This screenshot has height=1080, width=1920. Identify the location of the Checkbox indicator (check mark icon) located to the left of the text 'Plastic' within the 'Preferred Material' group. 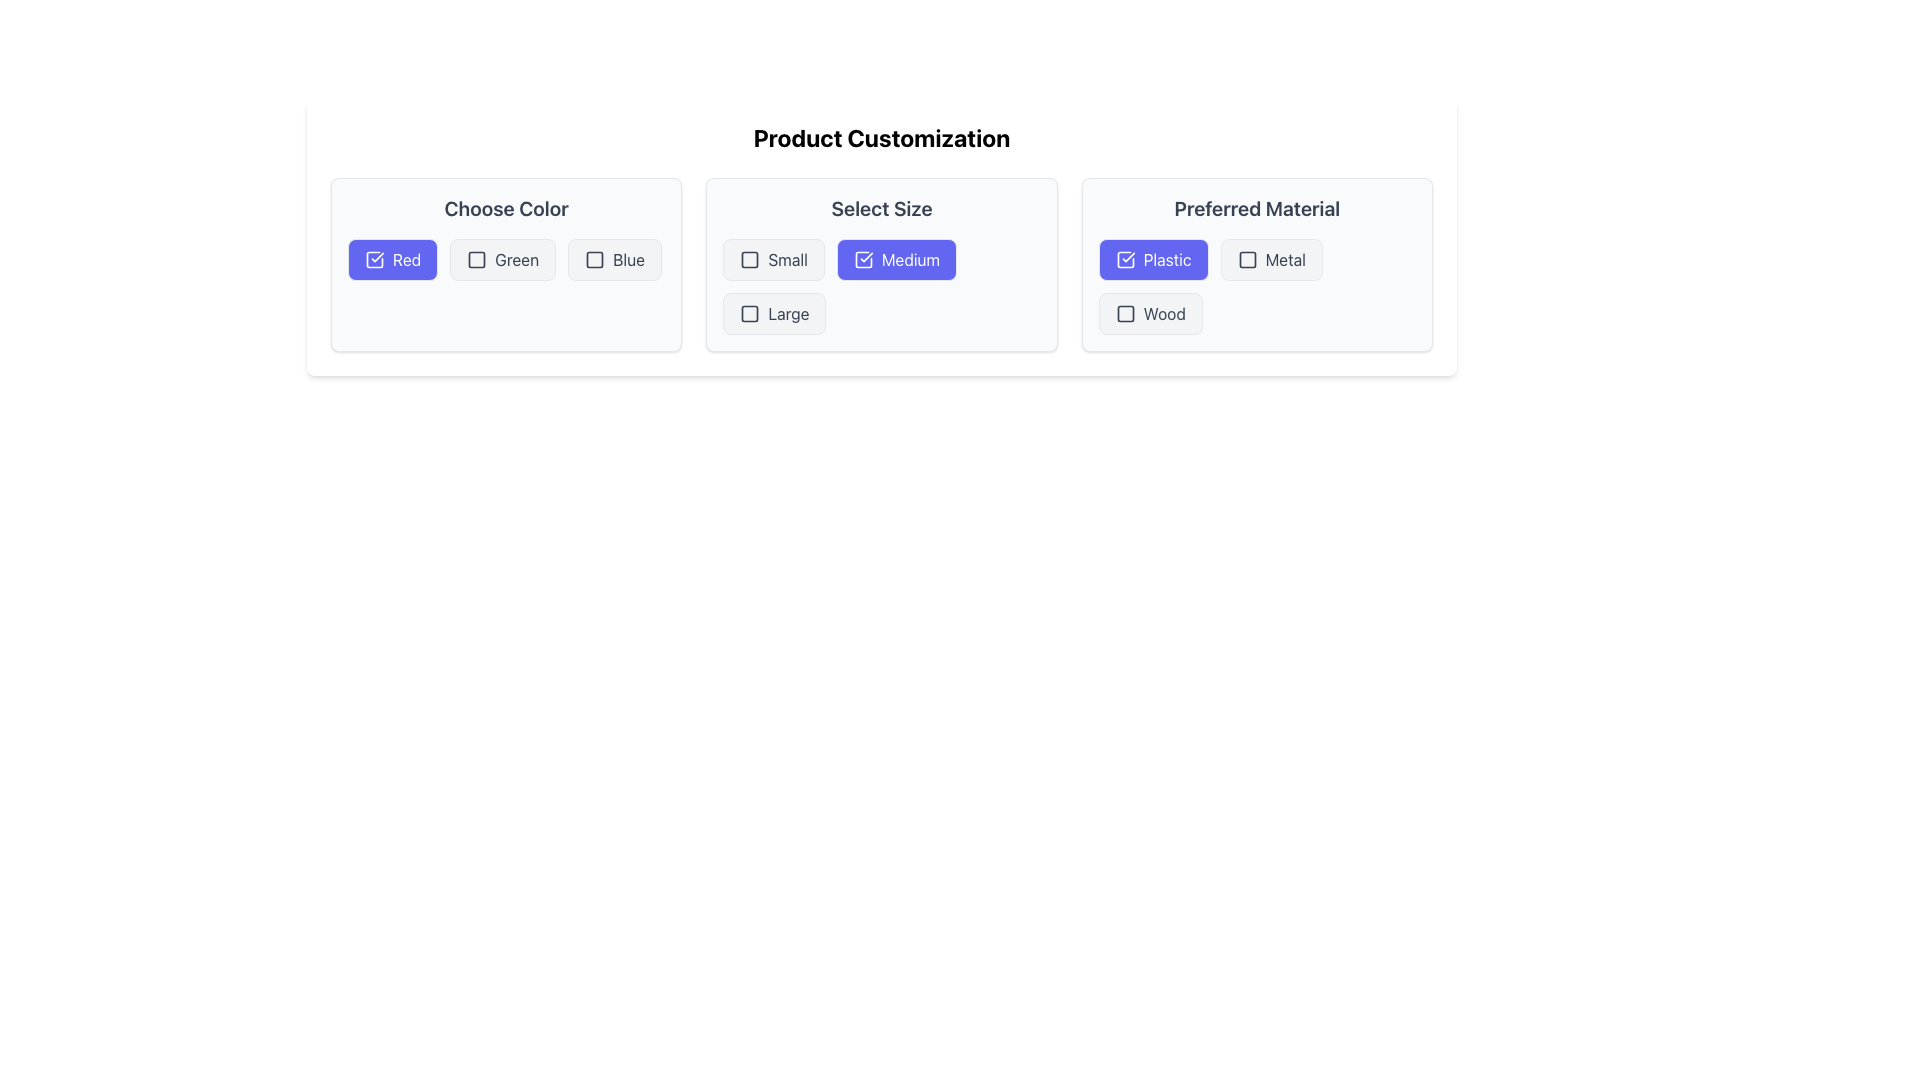
(1125, 258).